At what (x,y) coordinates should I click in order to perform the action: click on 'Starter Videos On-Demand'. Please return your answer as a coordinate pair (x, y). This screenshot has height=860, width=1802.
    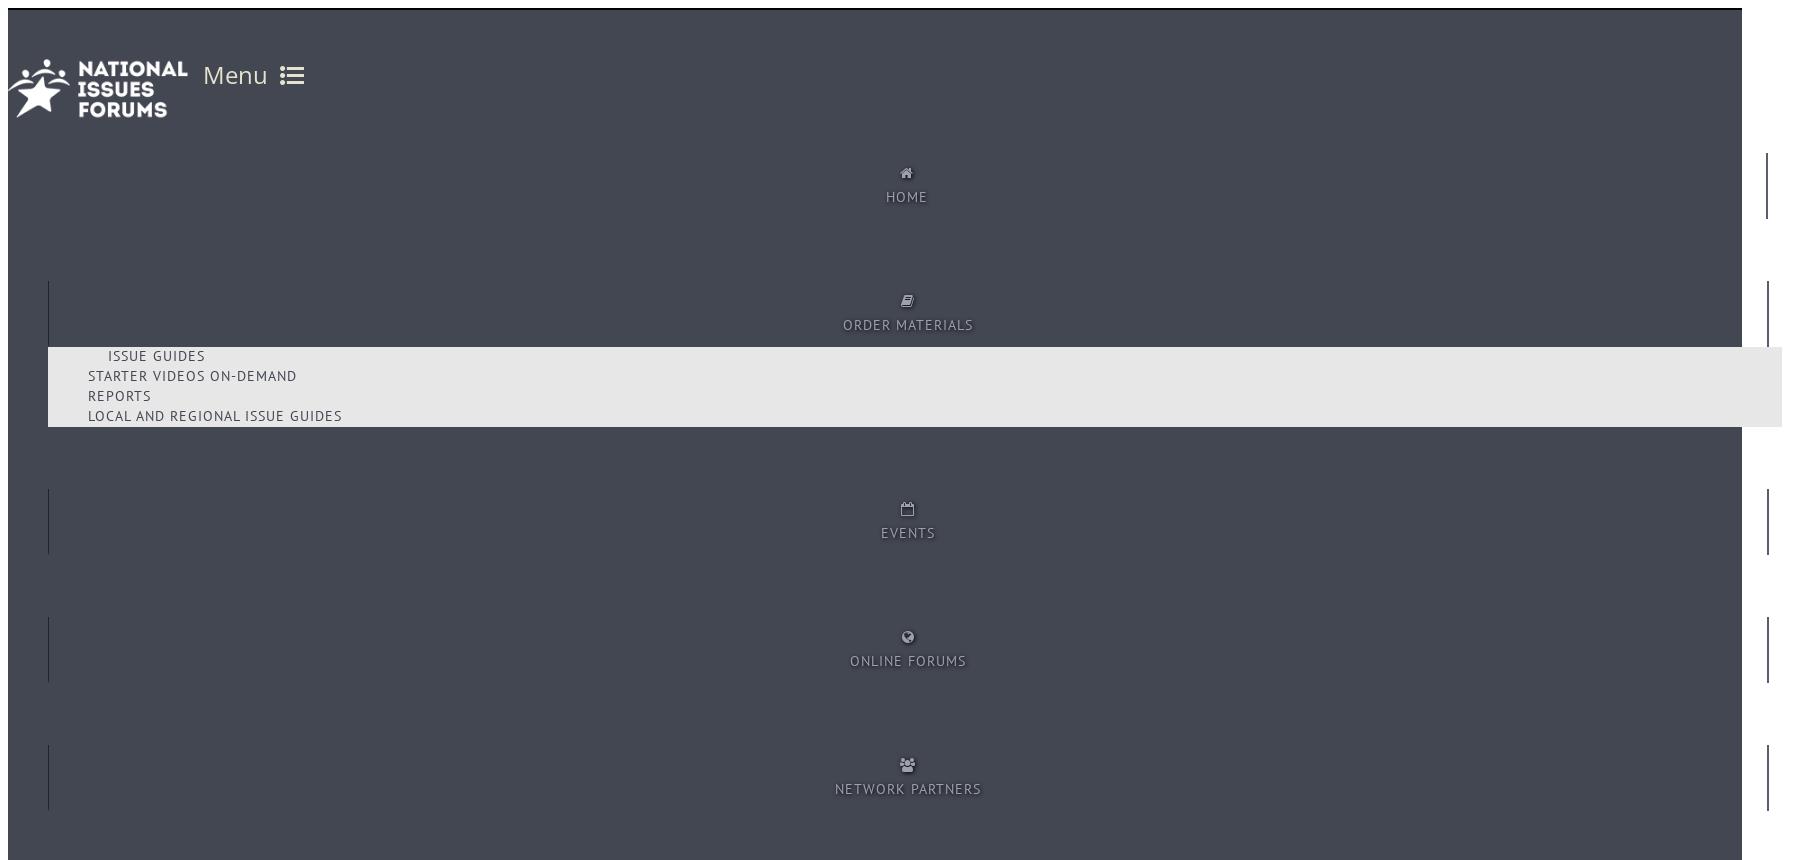
    Looking at the image, I should click on (191, 375).